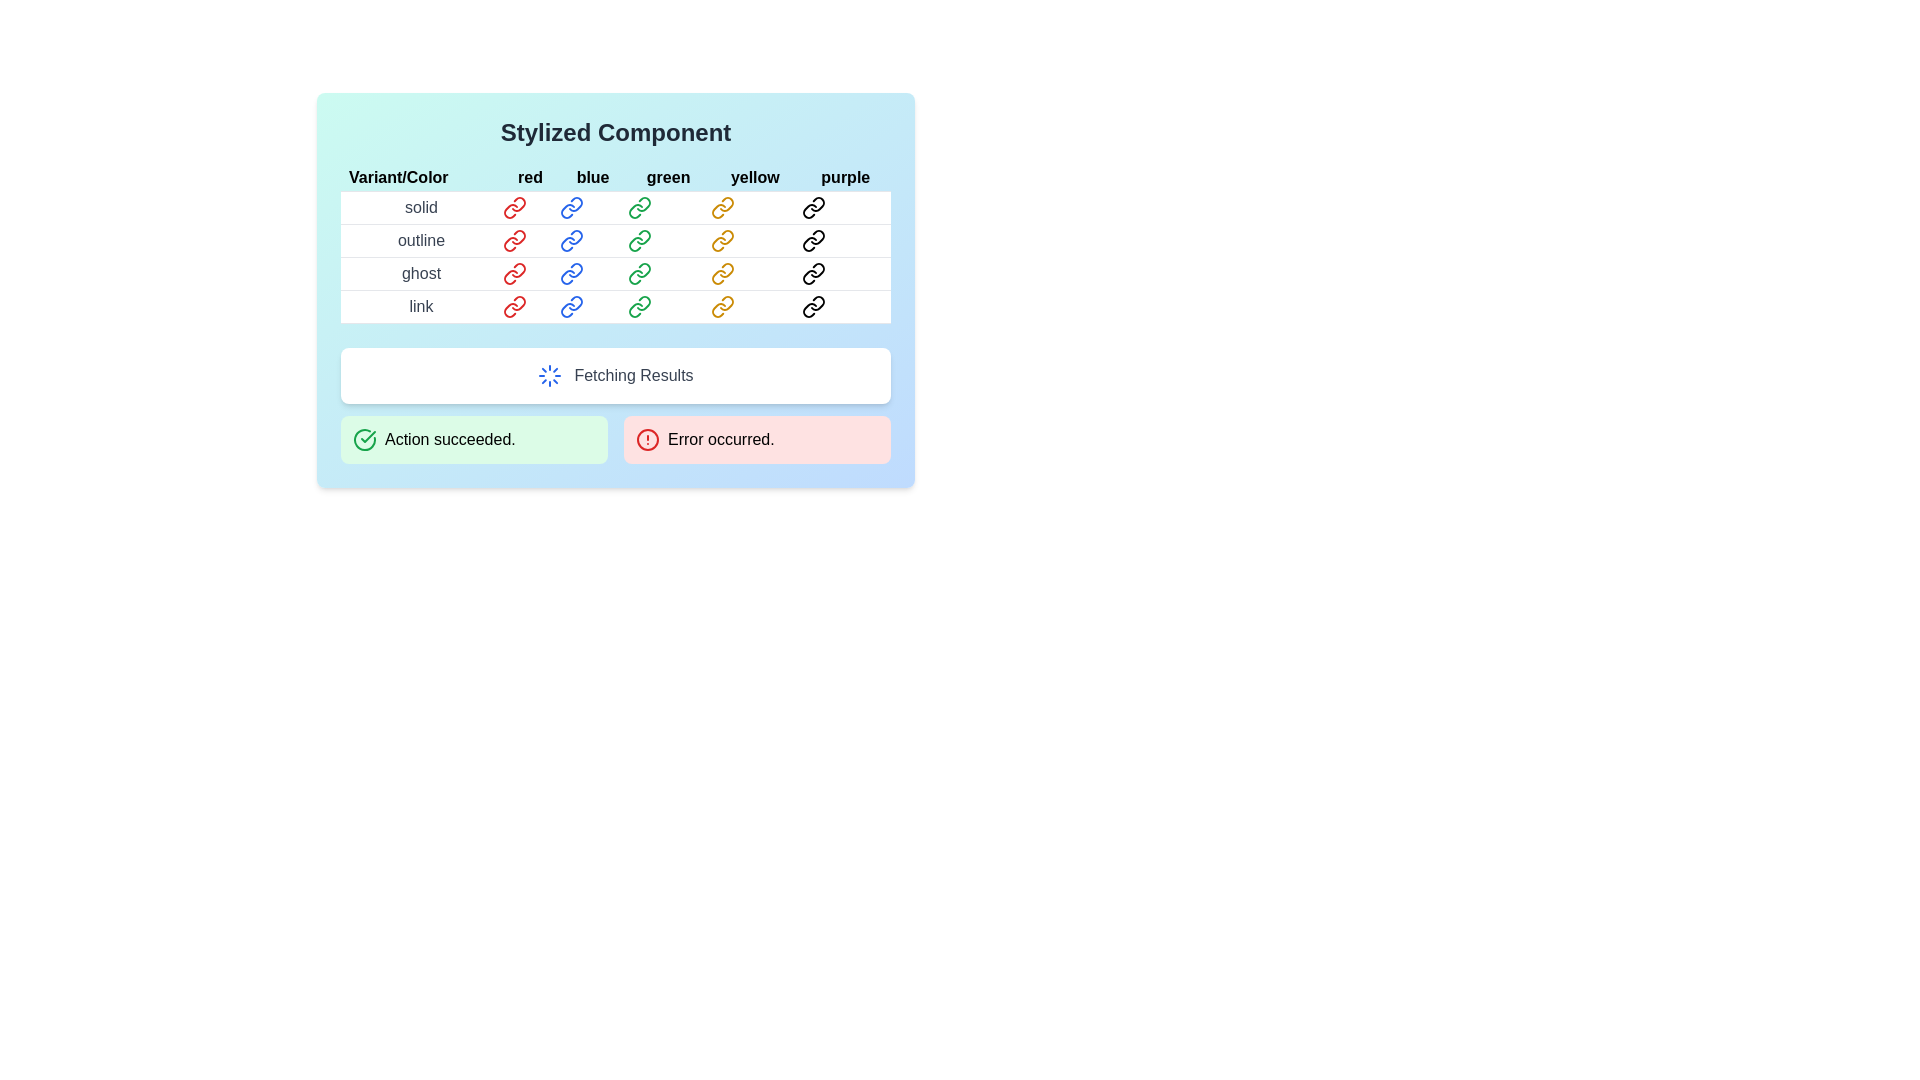 This screenshot has width=1920, height=1080. Describe the element at coordinates (809, 211) in the screenshot. I see `the chain link icon in the first row and fifth column of the table, which is styled in a curved design and fits within the purple column under the 'solid' row` at that location.